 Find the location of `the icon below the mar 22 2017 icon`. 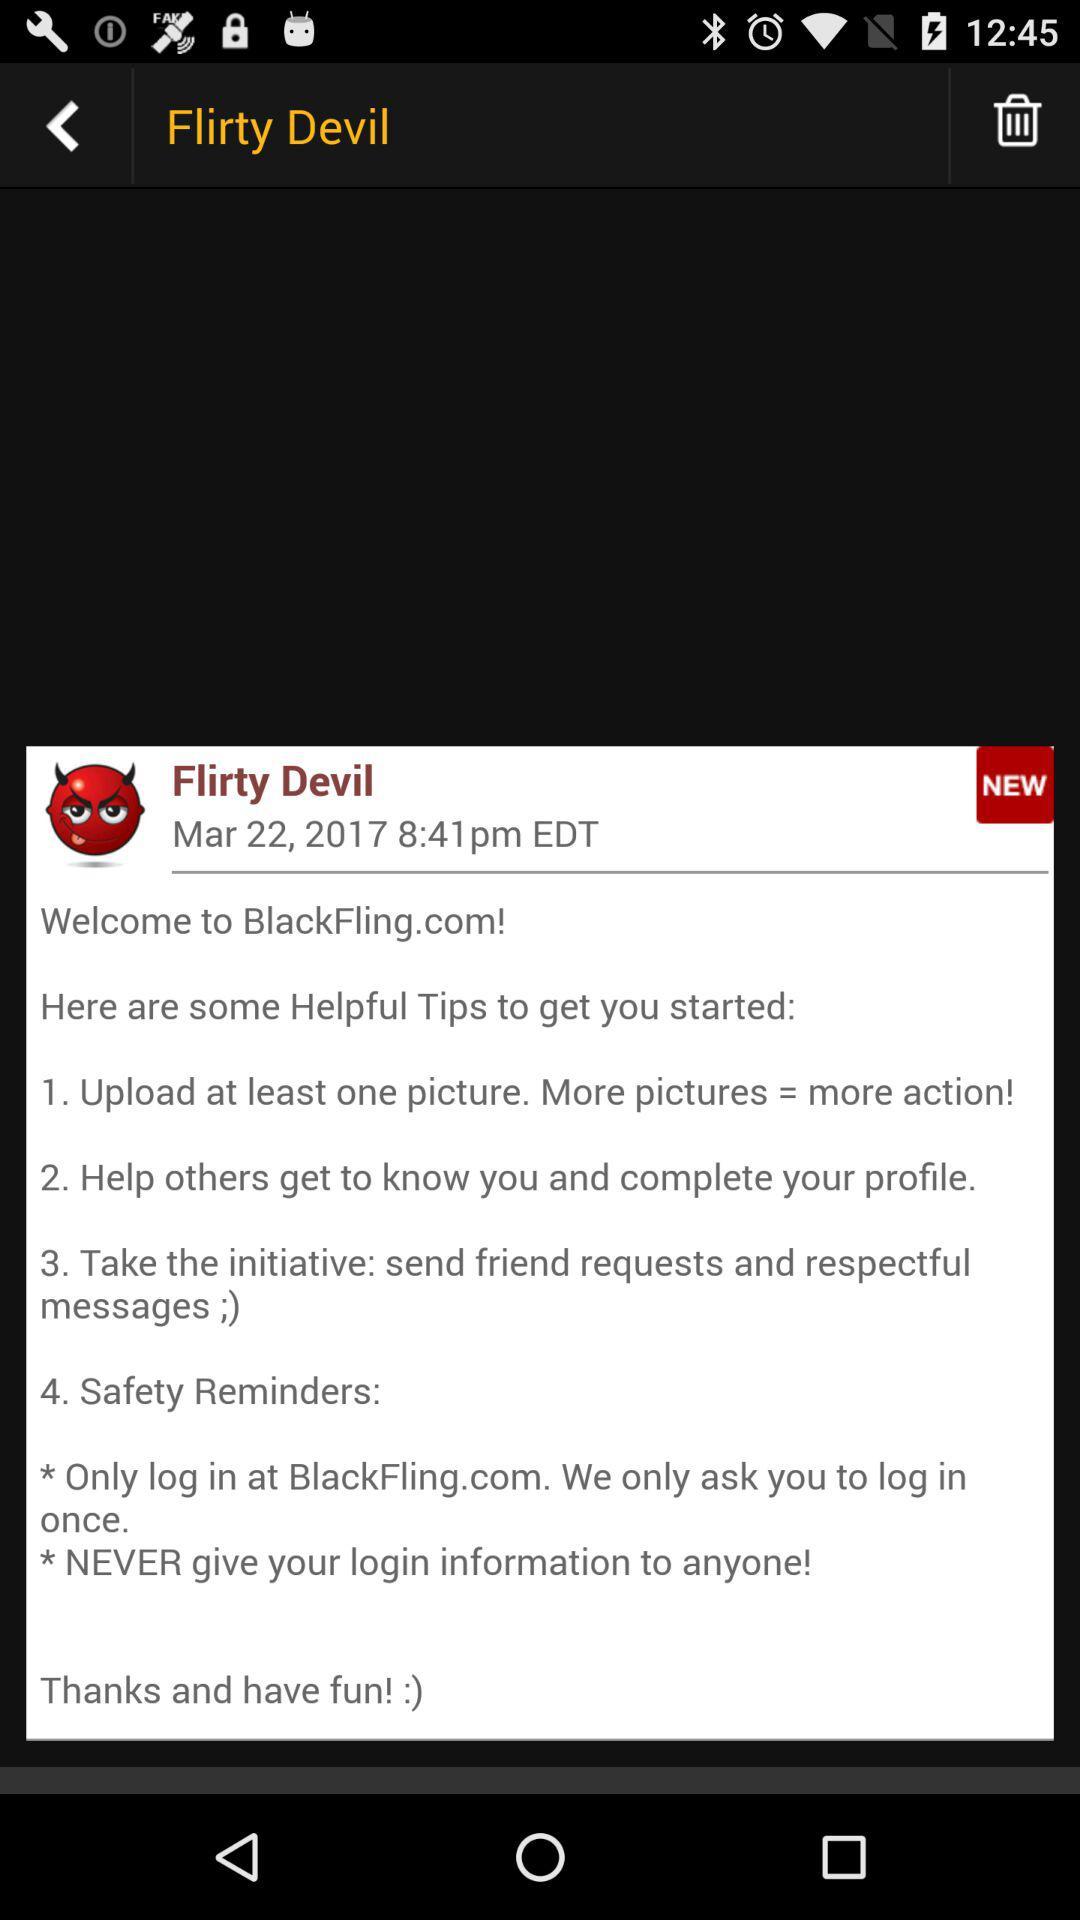

the icon below the mar 22 2017 icon is located at coordinates (609, 872).